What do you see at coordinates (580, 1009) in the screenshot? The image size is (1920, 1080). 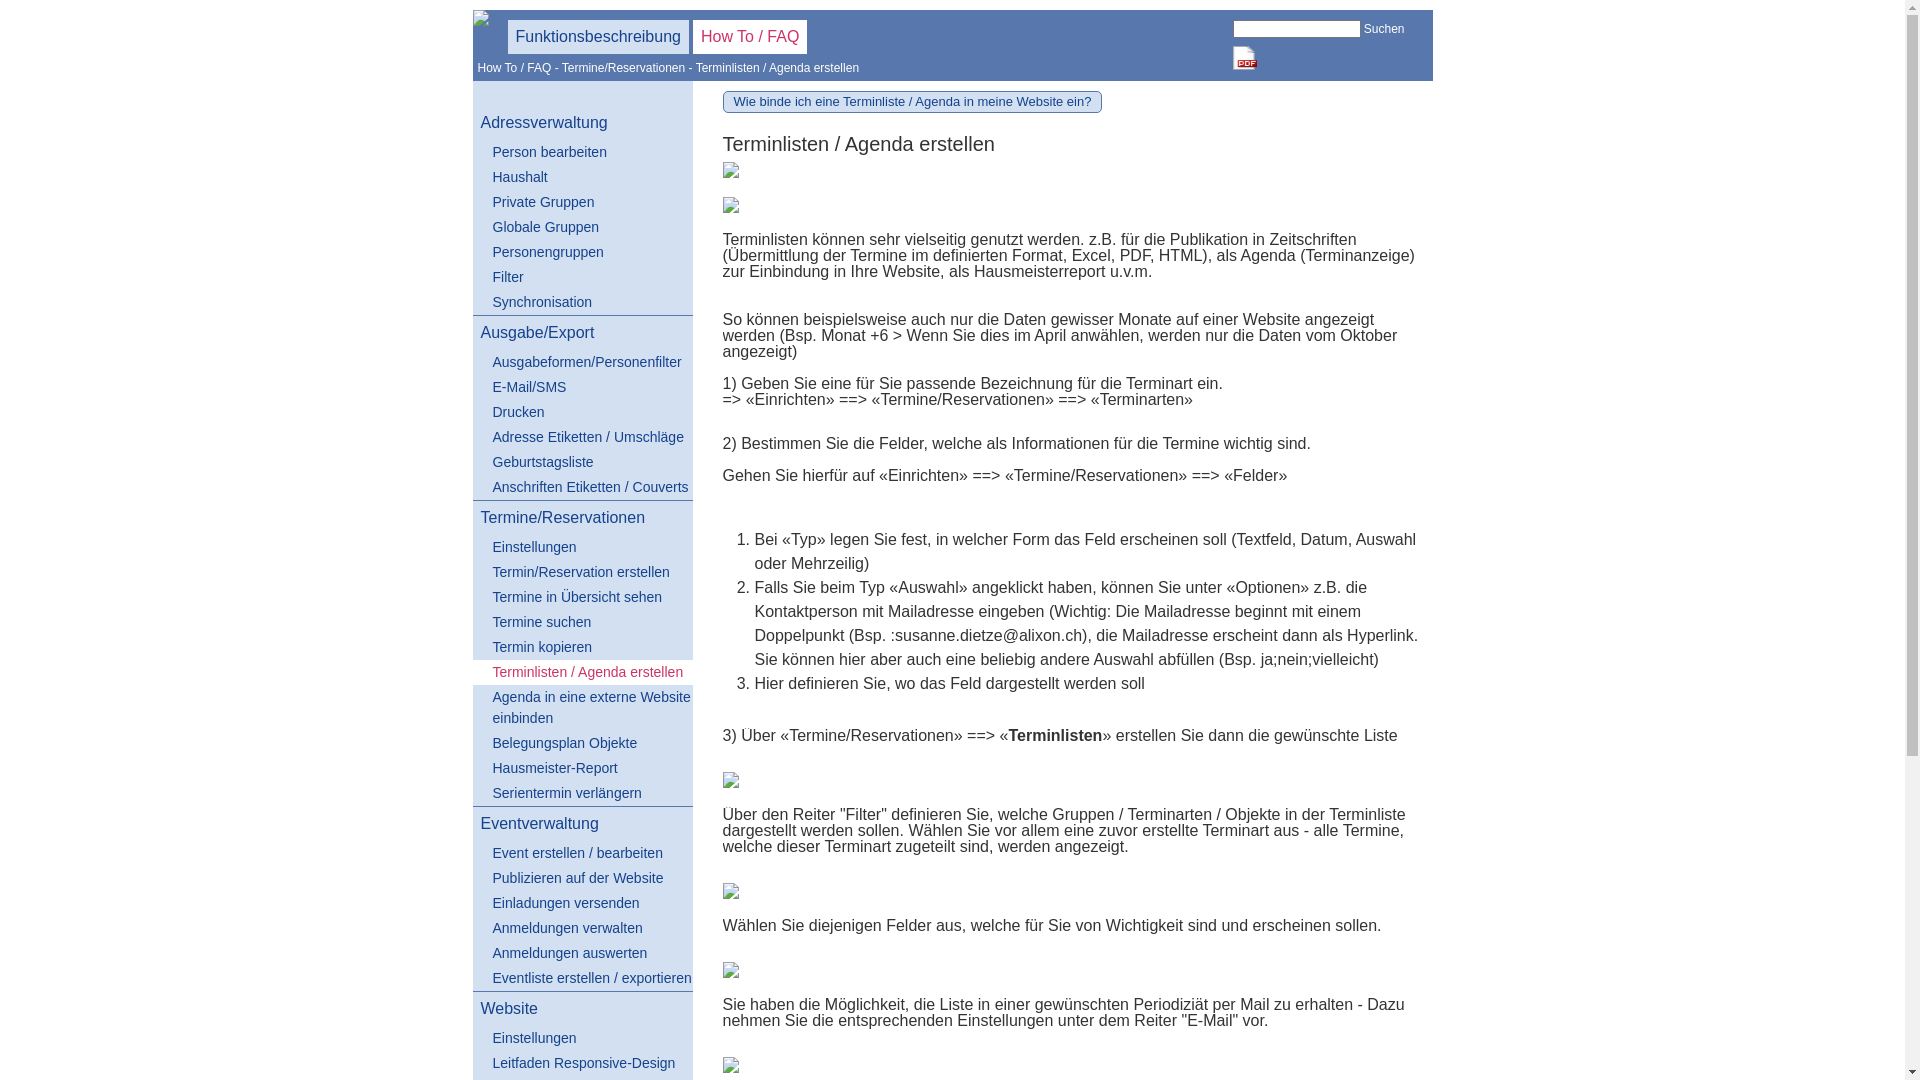 I see `'Website'` at bounding box center [580, 1009].